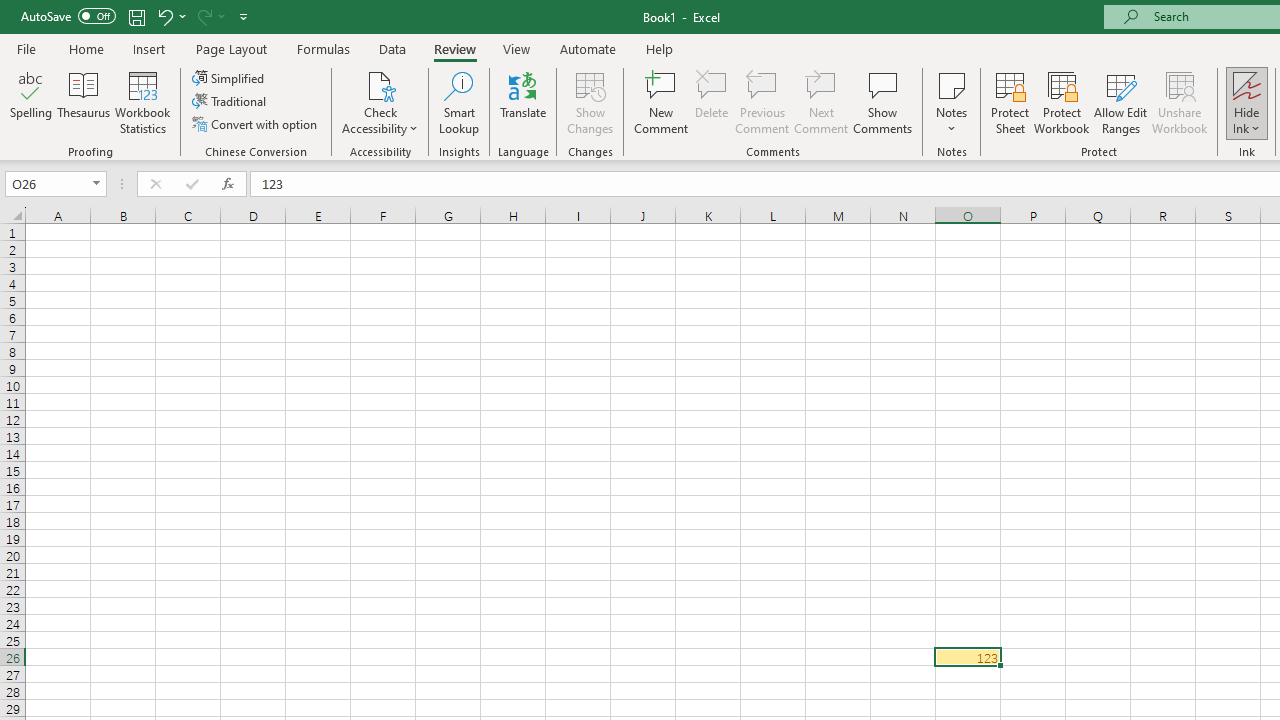 The image size is (1280, 720). What do you see at coordinates (882, 103) in the screenshot?
I see `'Show Comments'` at bounding box center [882, 103].